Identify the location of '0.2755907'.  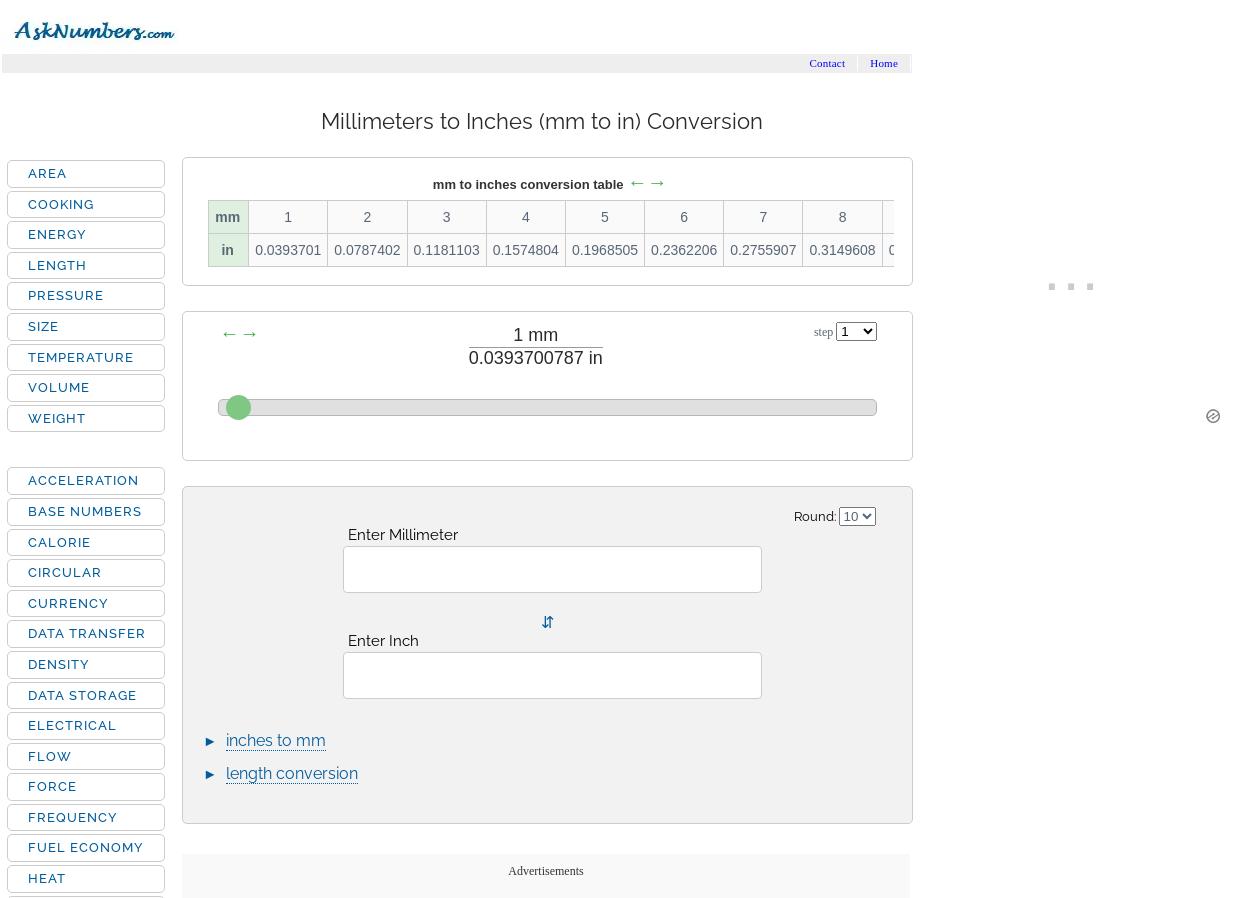
(763, 250).